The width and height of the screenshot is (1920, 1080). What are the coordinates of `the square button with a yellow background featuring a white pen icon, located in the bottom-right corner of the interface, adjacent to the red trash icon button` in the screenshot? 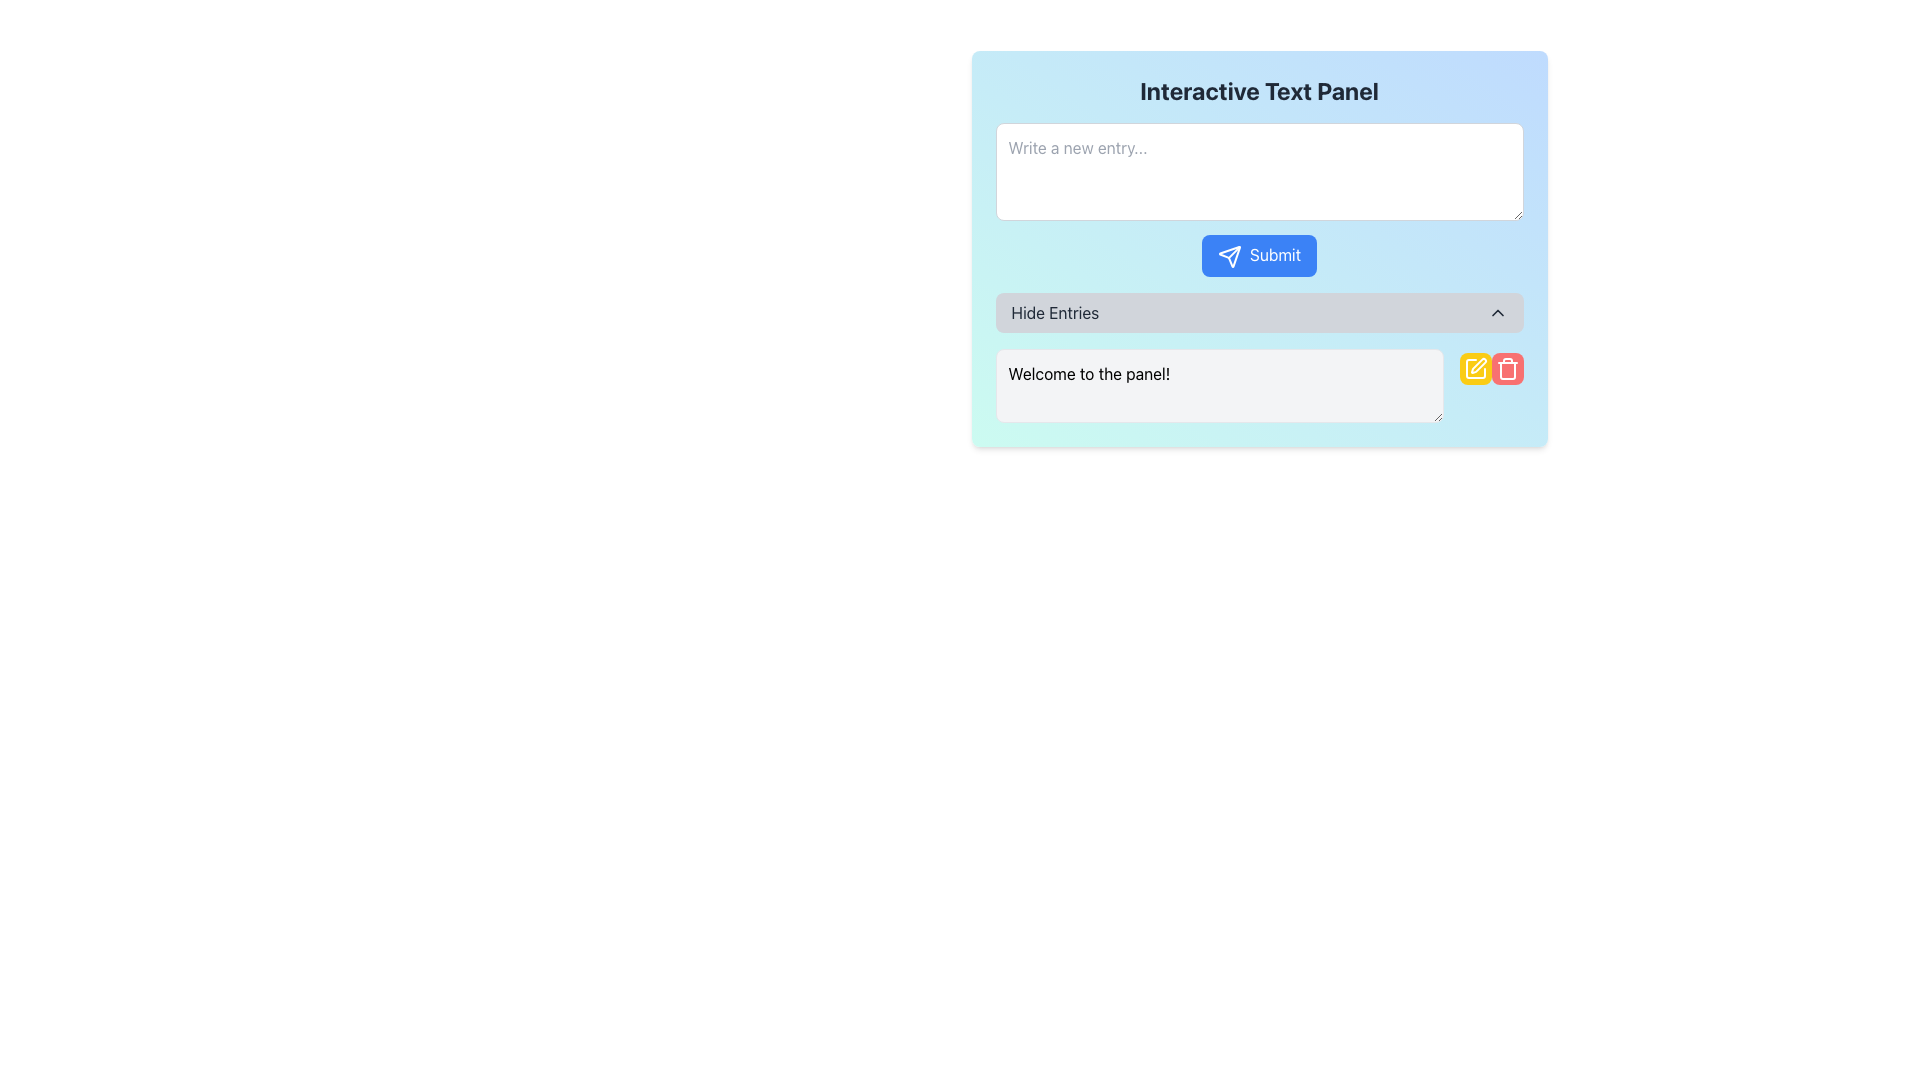 It's located at (1475, 368).